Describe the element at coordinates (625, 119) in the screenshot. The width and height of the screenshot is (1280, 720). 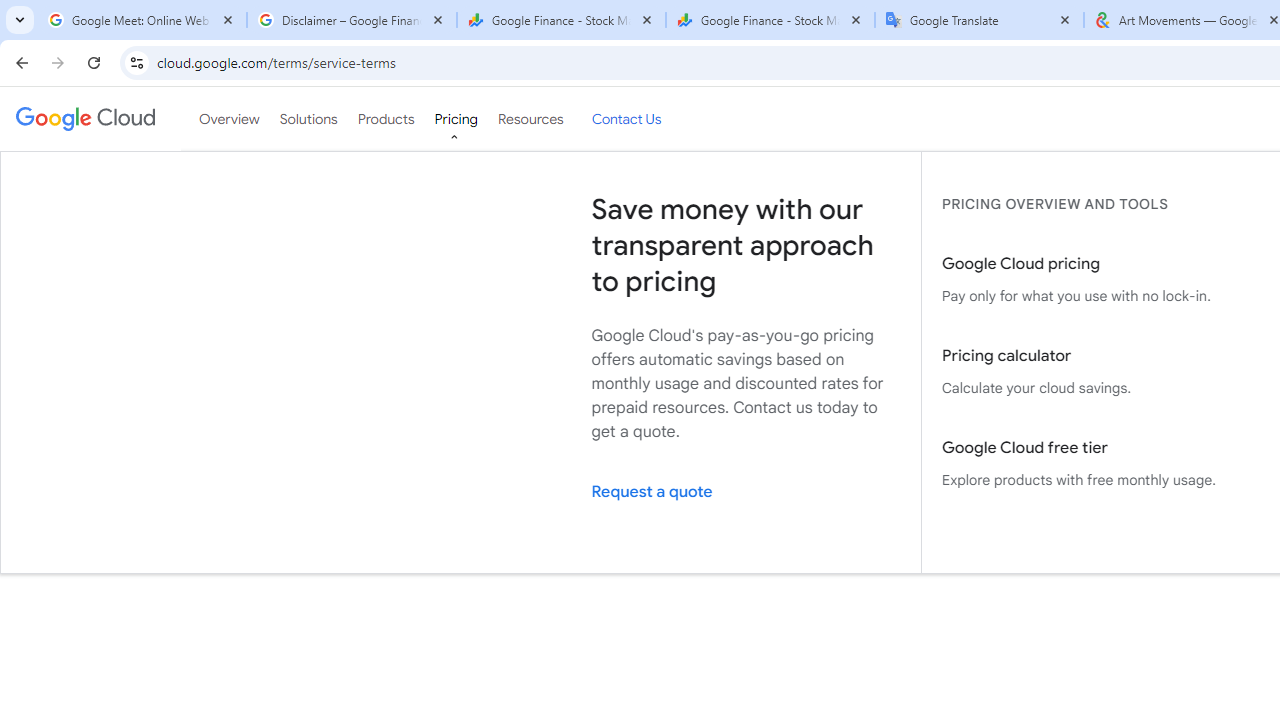
I see `'Contact Us'` at that location.